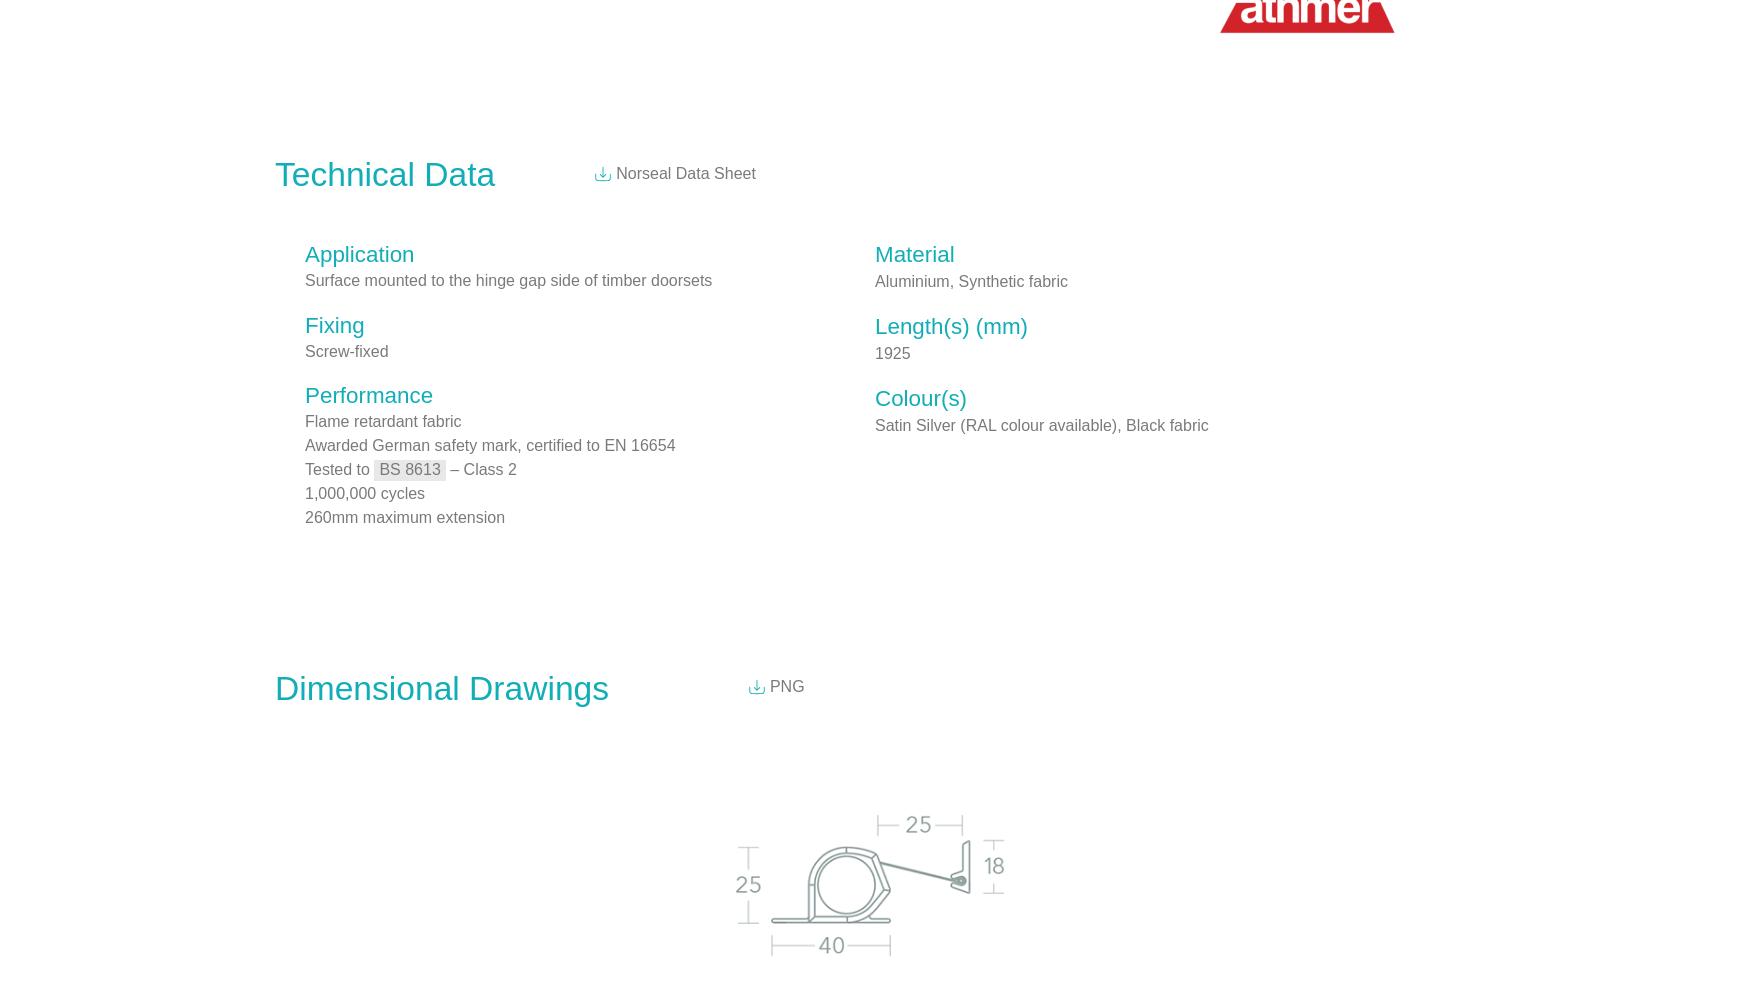 The image size is (1750, 995). I want to click on '260mm maximum extension', so click(304, 516).